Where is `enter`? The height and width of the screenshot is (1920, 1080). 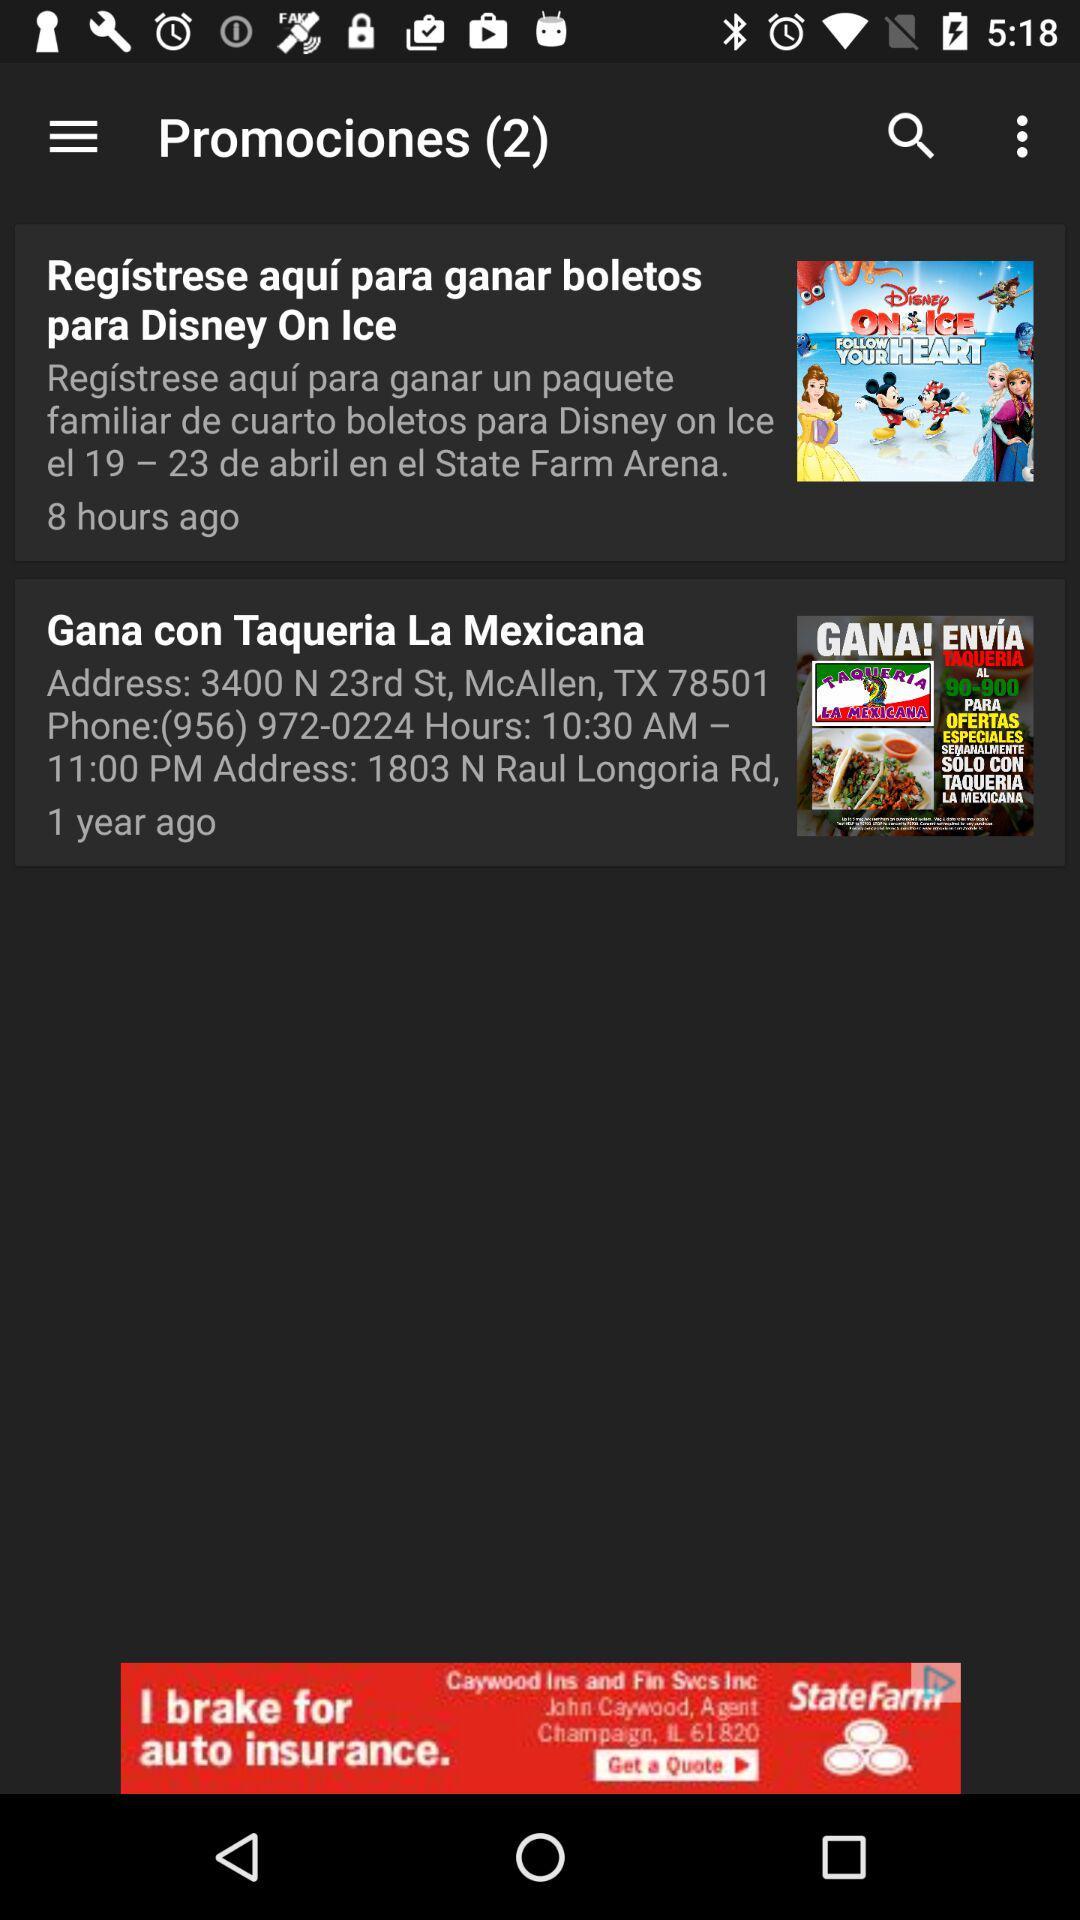
enter is located at coordinates (540, 1727).